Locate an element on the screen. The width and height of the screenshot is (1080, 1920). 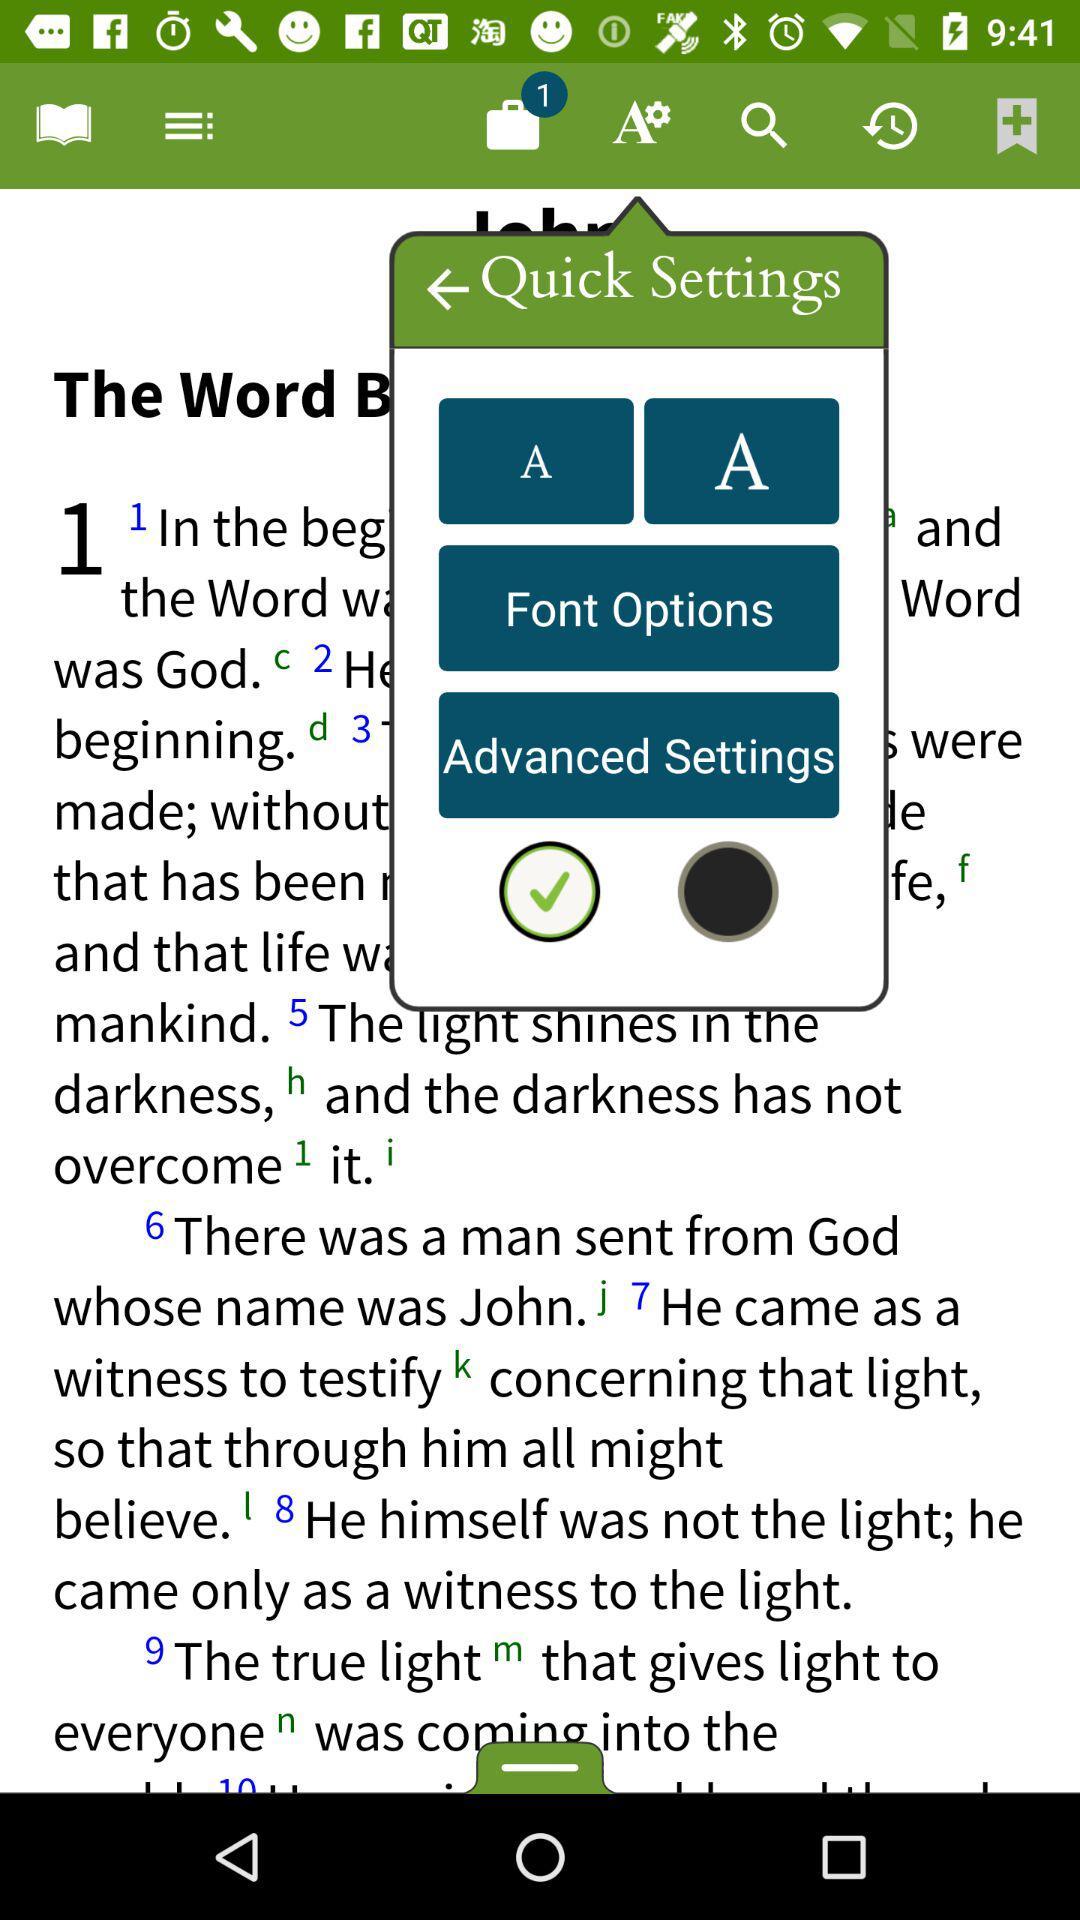
font tab is located at coordinates (639, 124).